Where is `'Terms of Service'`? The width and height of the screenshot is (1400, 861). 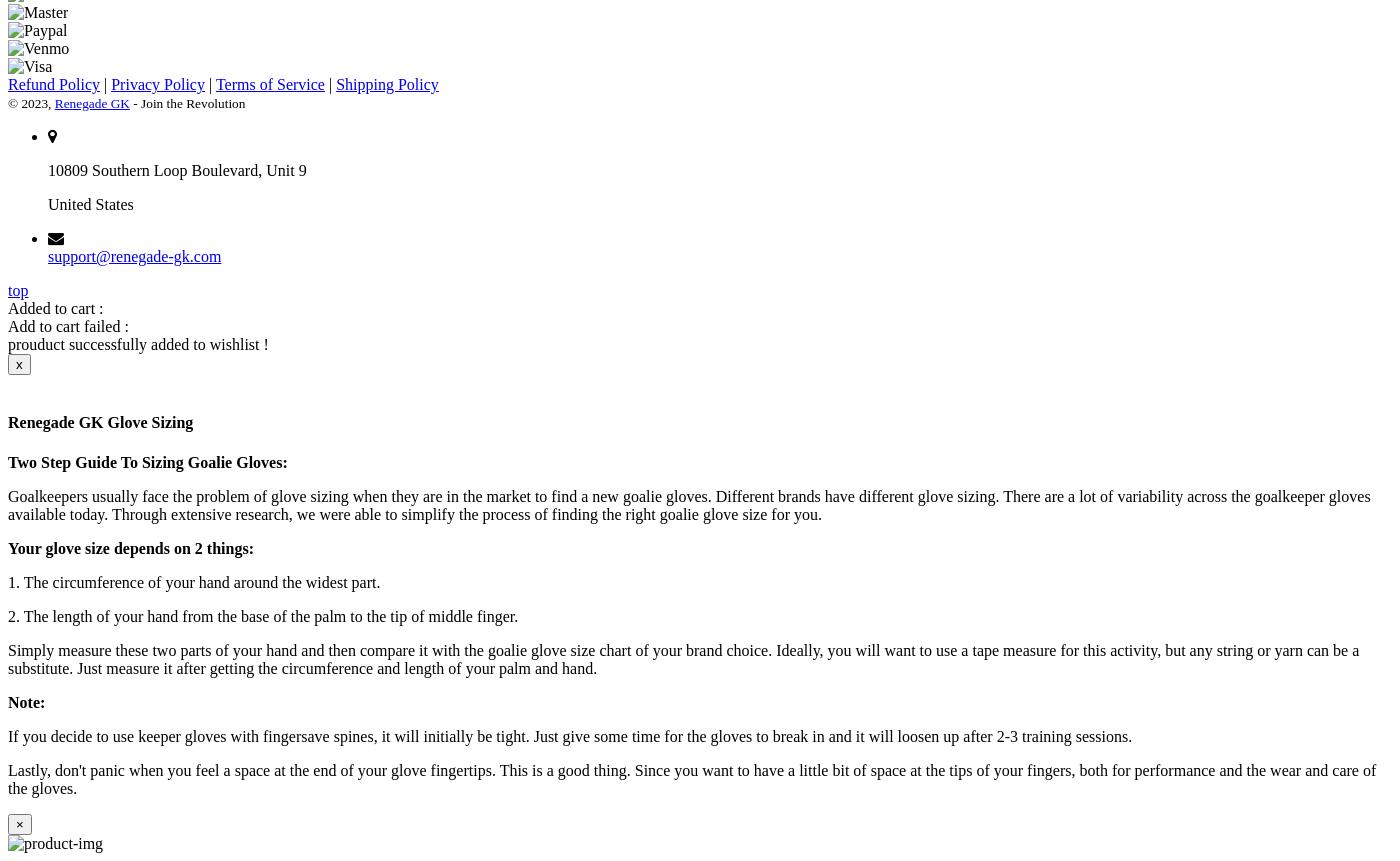 'Terms of Service' is located at coordinates (215, 83).